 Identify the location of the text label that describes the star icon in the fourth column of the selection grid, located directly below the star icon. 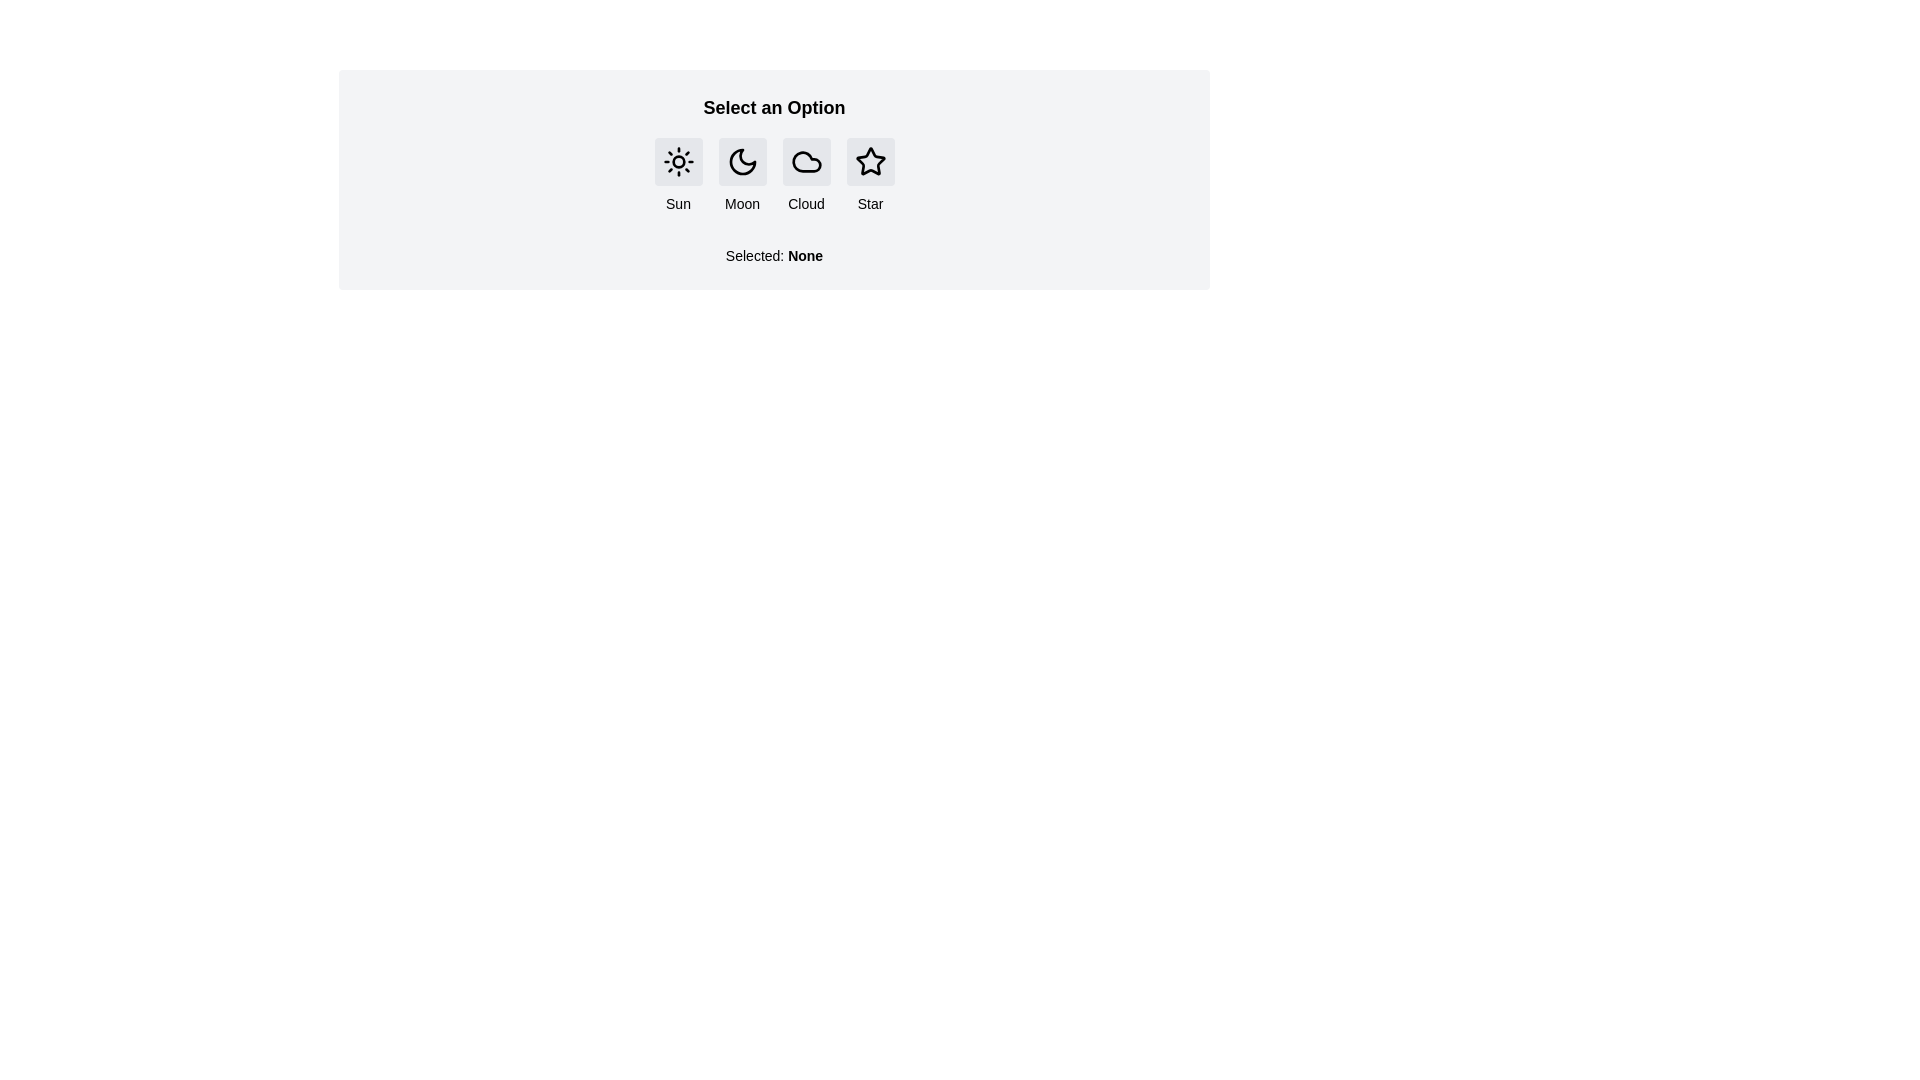
(870, 204).